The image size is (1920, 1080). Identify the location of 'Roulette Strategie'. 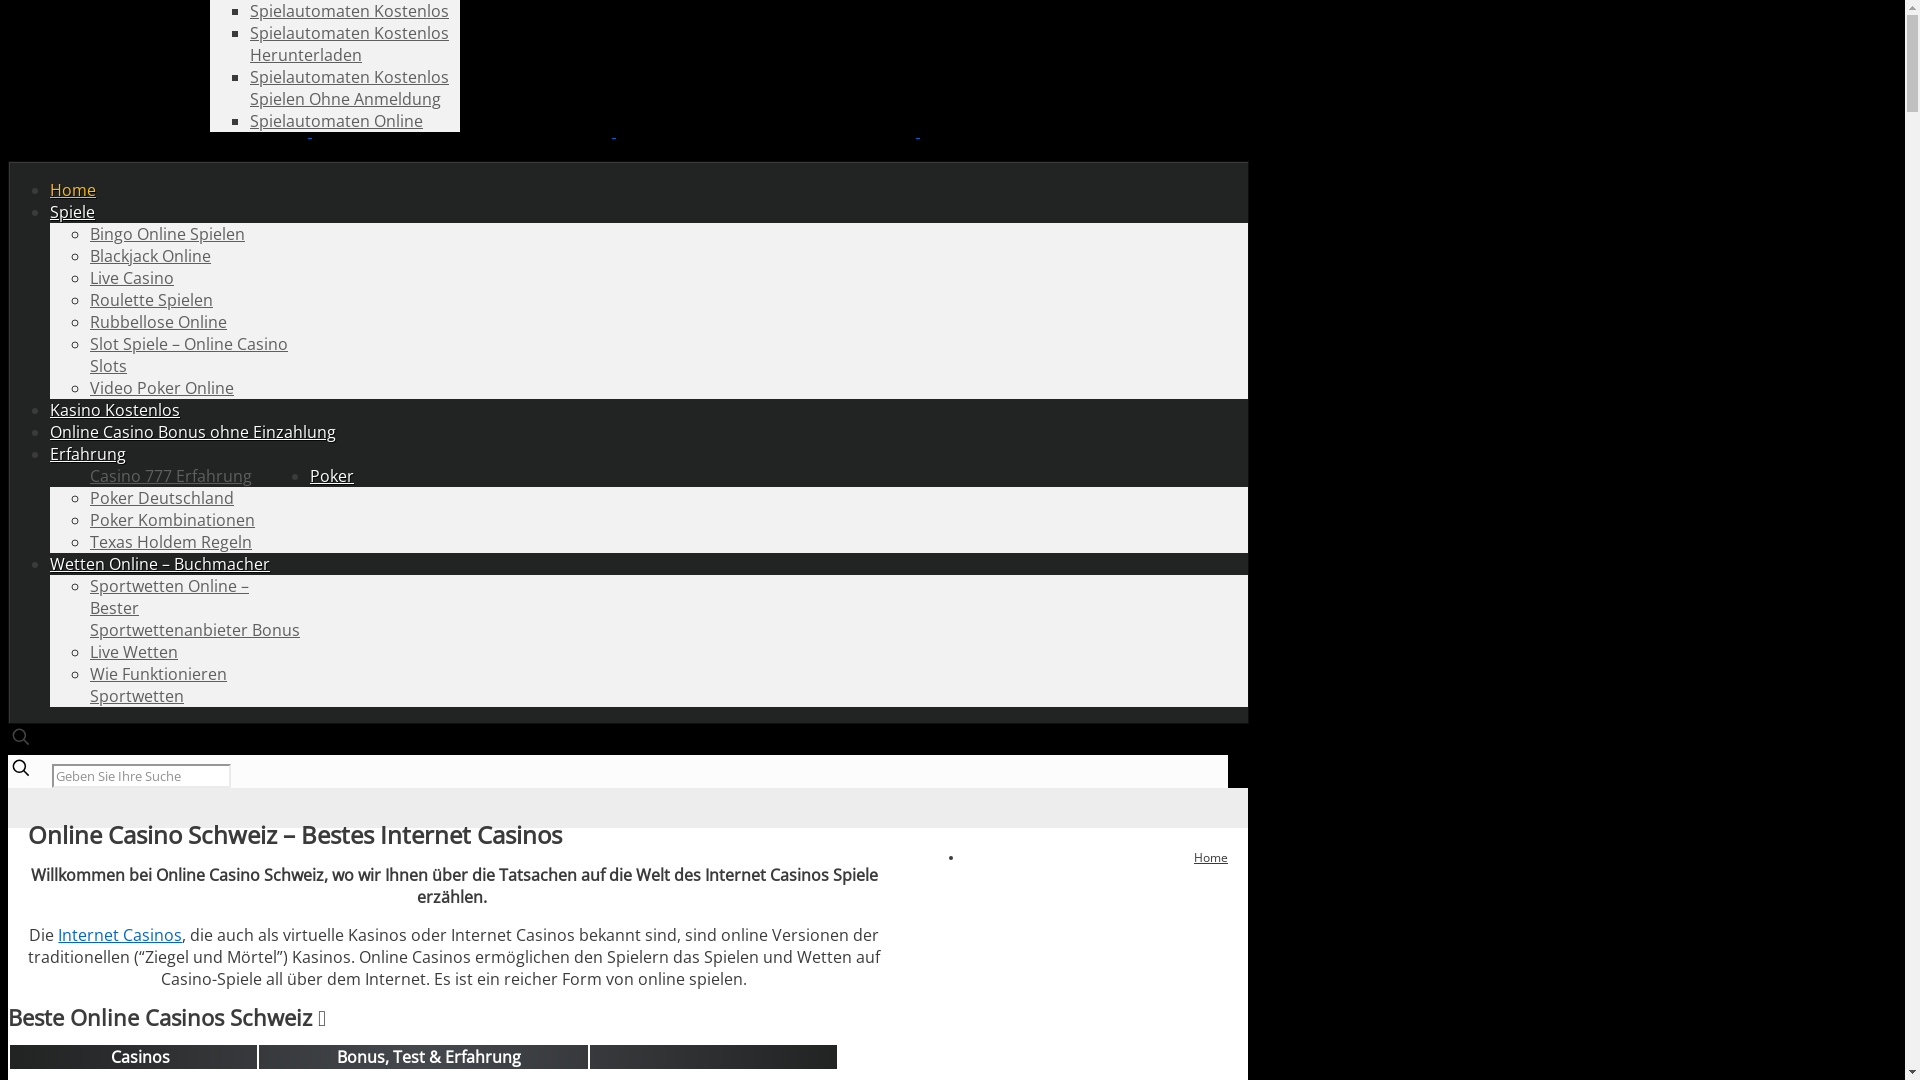
(316, 11).